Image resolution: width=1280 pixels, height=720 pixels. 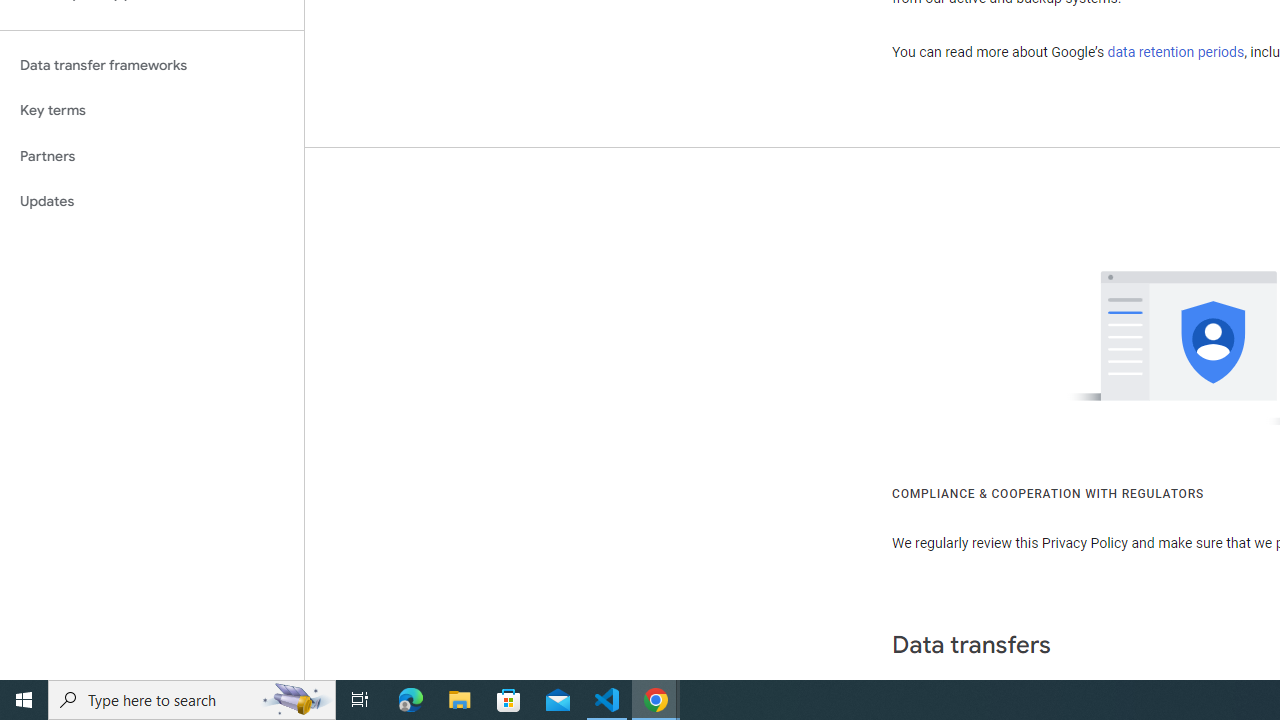 What do you see at coordinates (151, 64) in the screenshot?
I see `'Data transfer frameworks'` at bounding box center [151, 64].